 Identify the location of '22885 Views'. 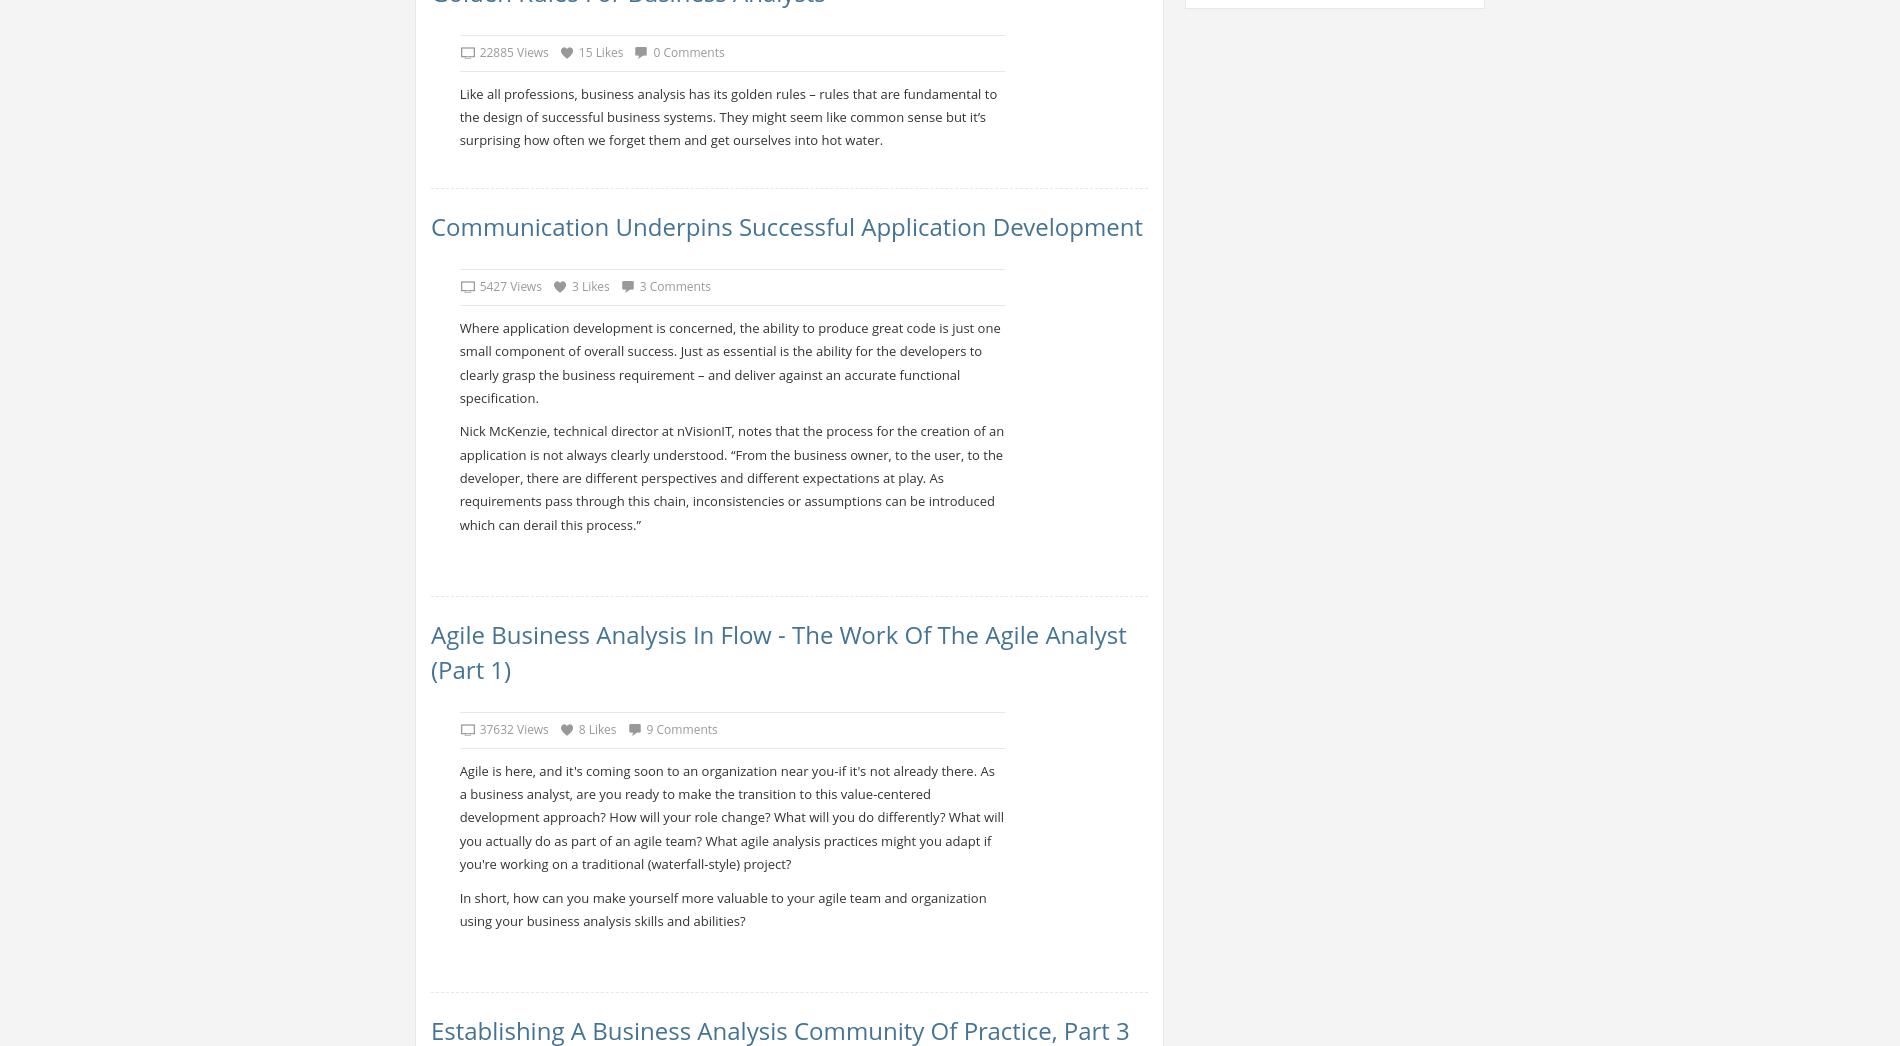
(513, 51).